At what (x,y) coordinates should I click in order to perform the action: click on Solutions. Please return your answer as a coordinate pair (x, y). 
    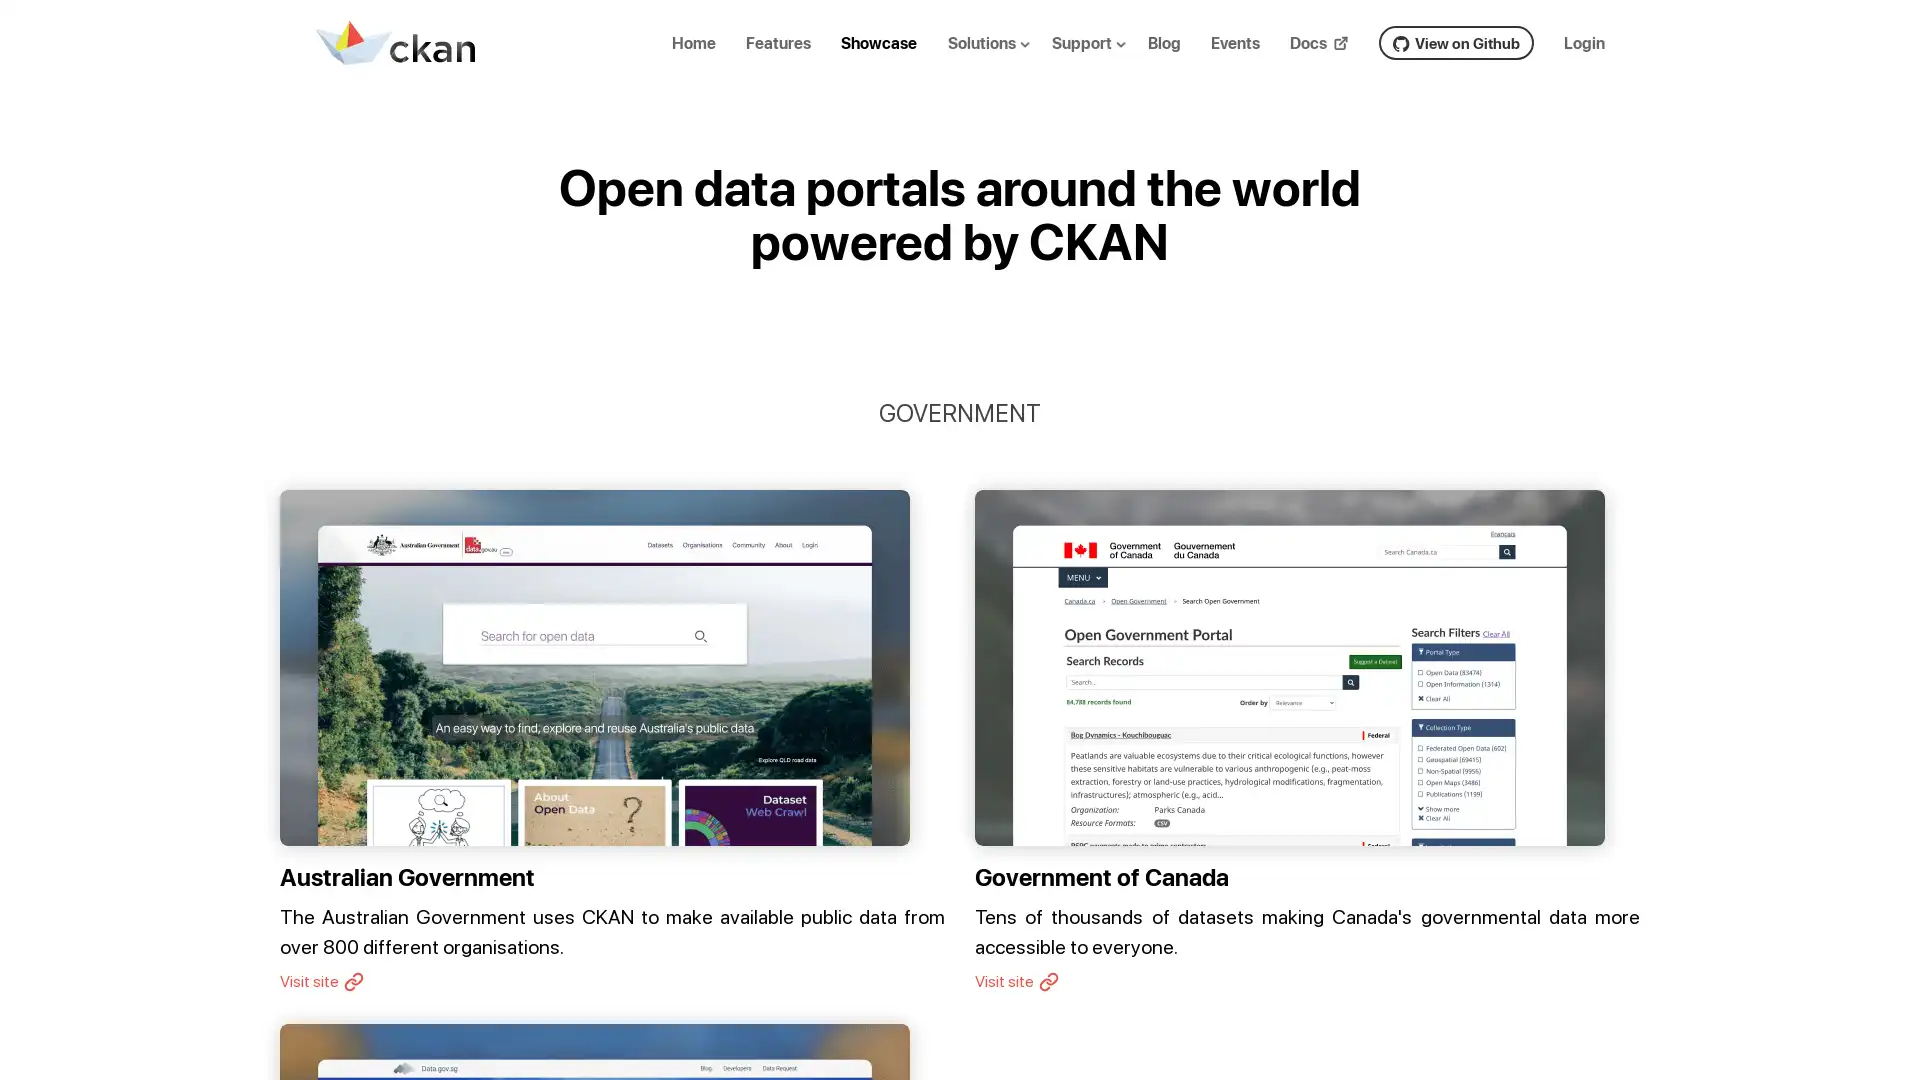
    Looking at the image, I should click on (1003, 58).